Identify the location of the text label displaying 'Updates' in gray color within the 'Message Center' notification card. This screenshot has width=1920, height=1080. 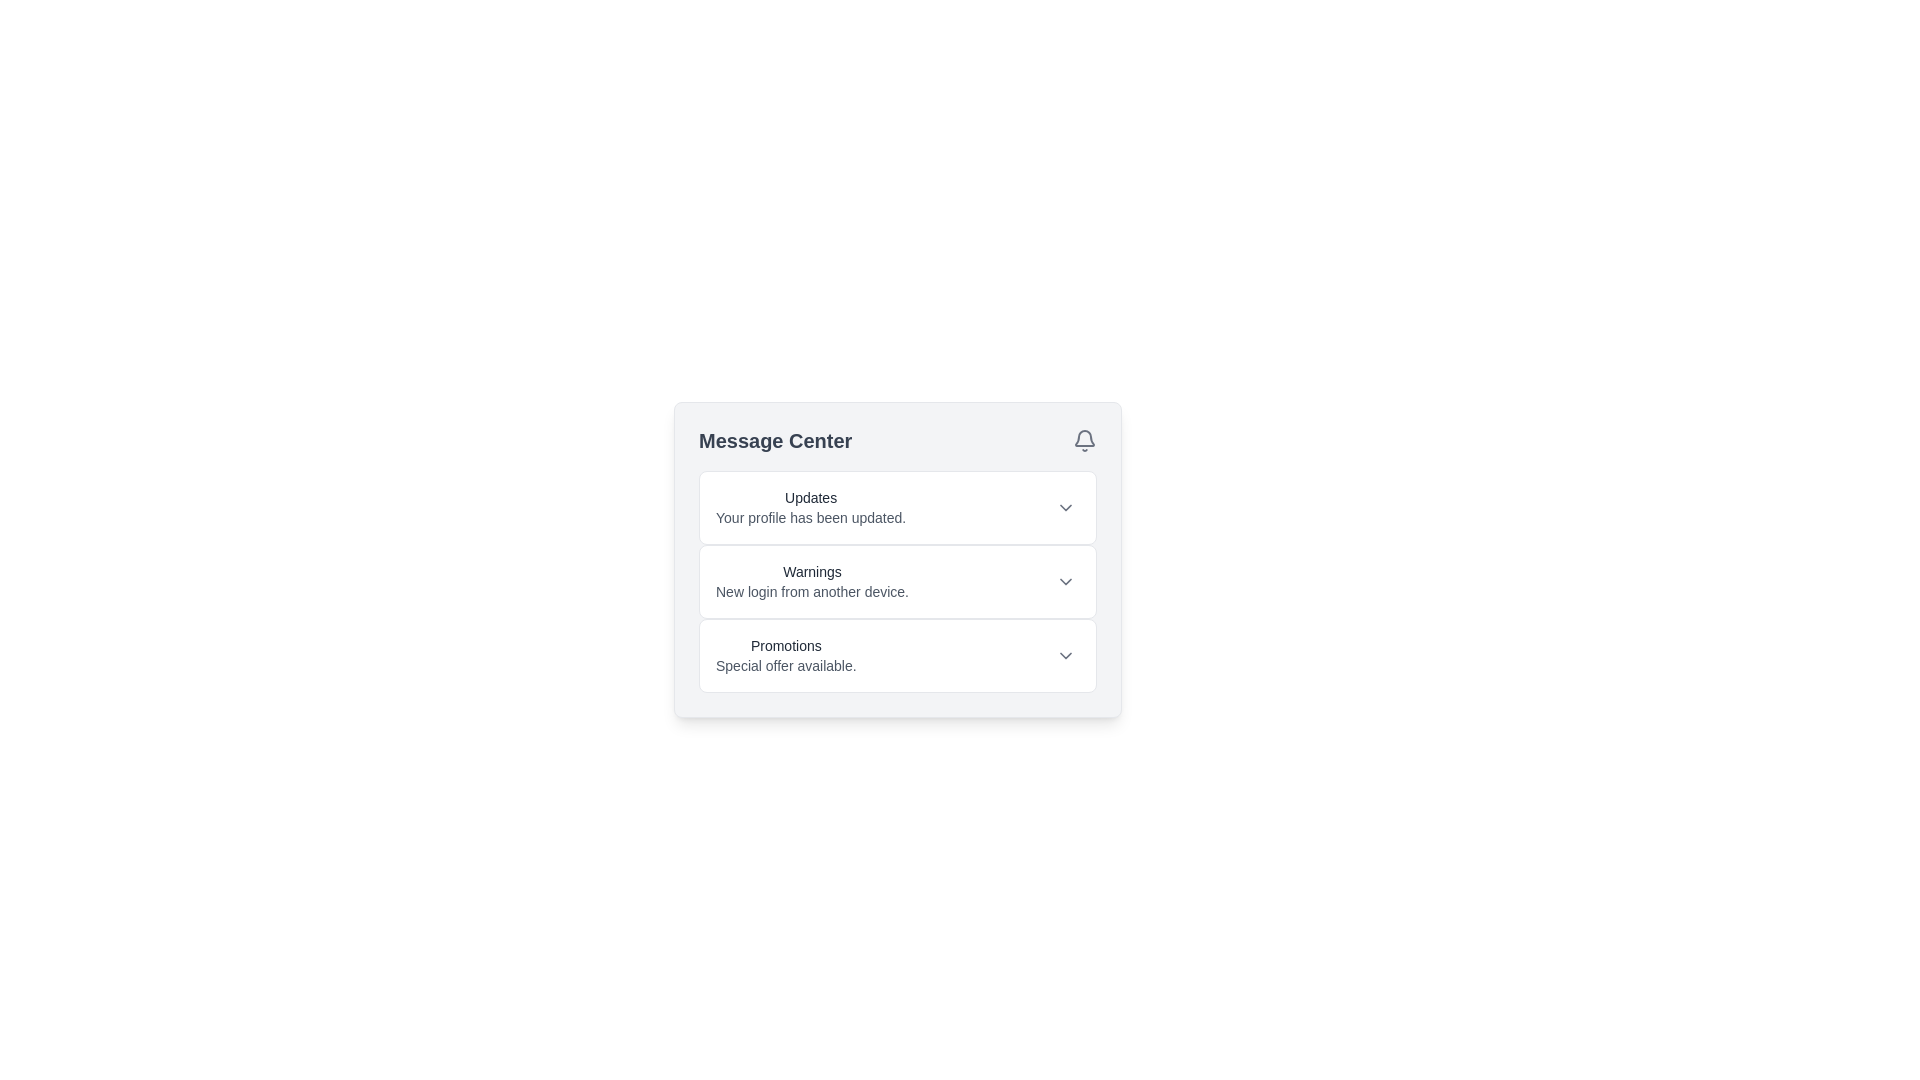
(811, 496).